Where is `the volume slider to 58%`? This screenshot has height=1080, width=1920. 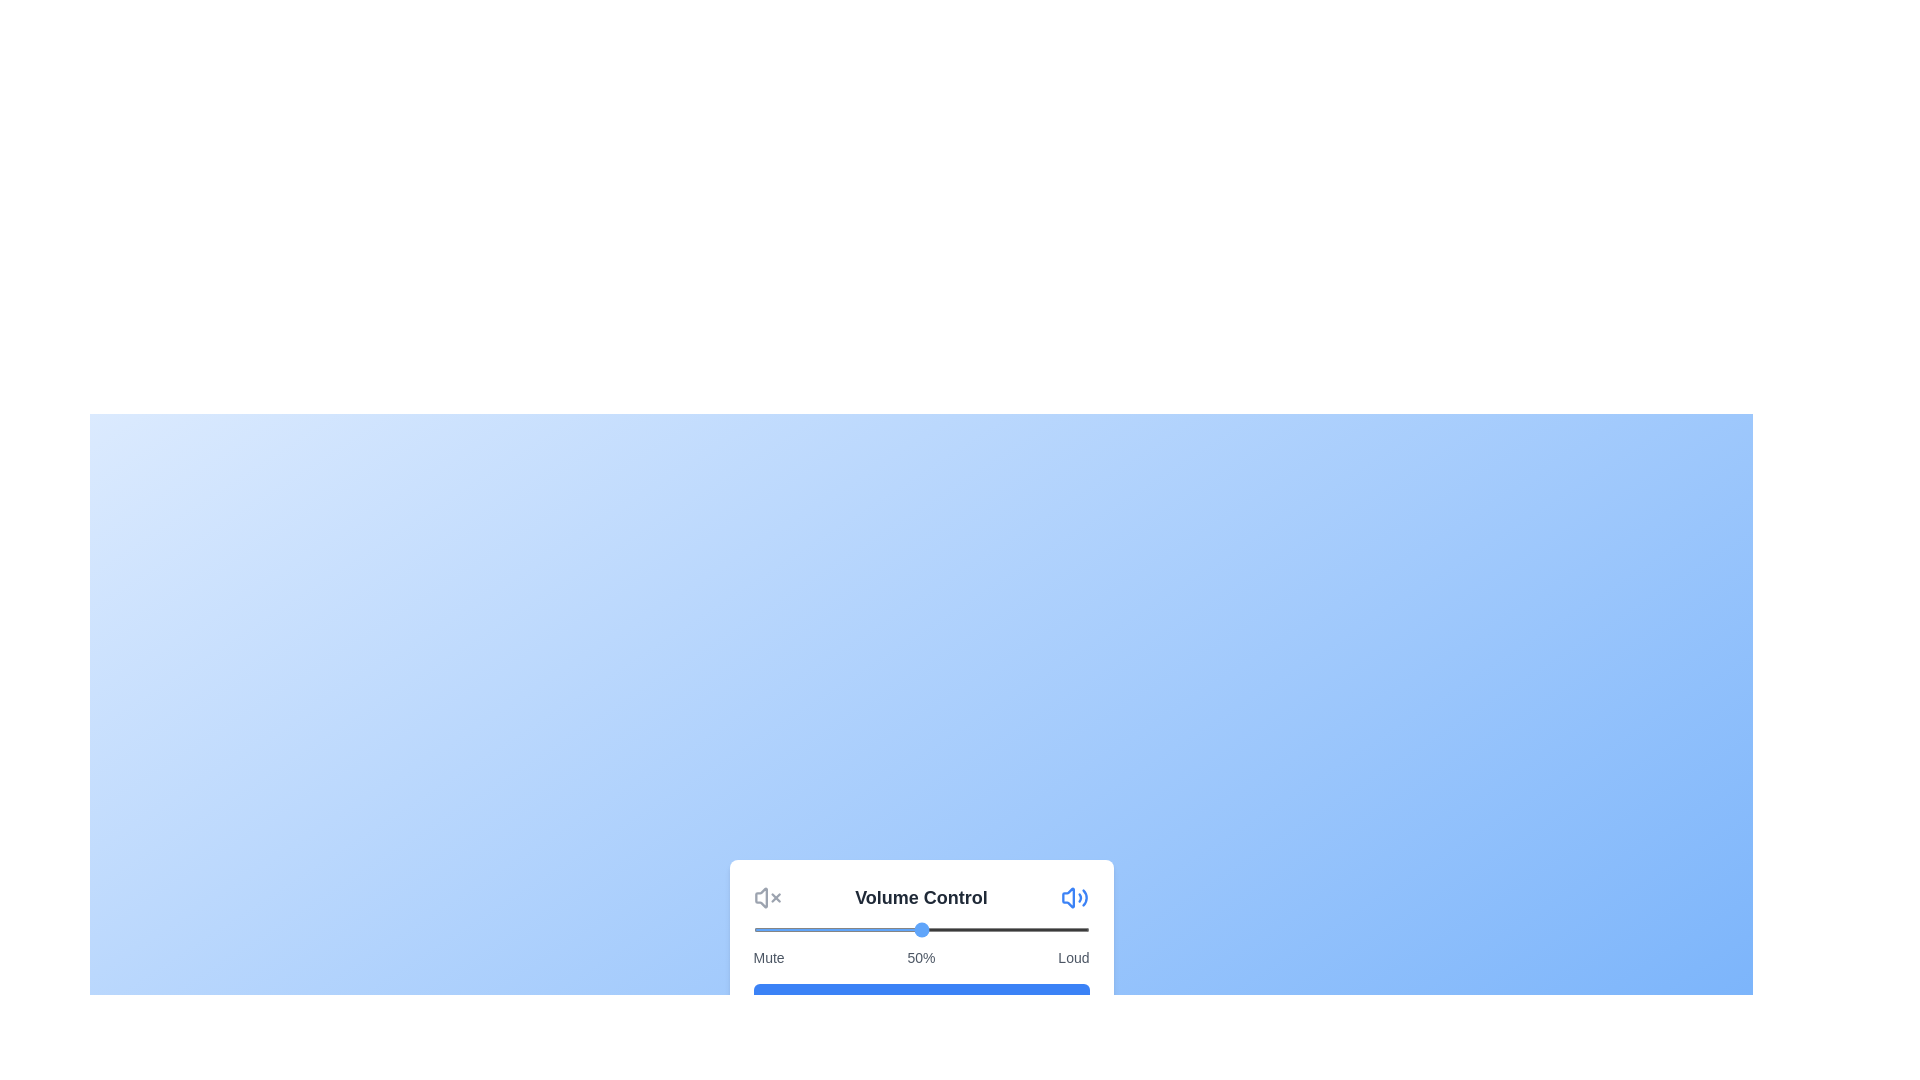 the volume slider to 58% is located at coordinates (947, 929).